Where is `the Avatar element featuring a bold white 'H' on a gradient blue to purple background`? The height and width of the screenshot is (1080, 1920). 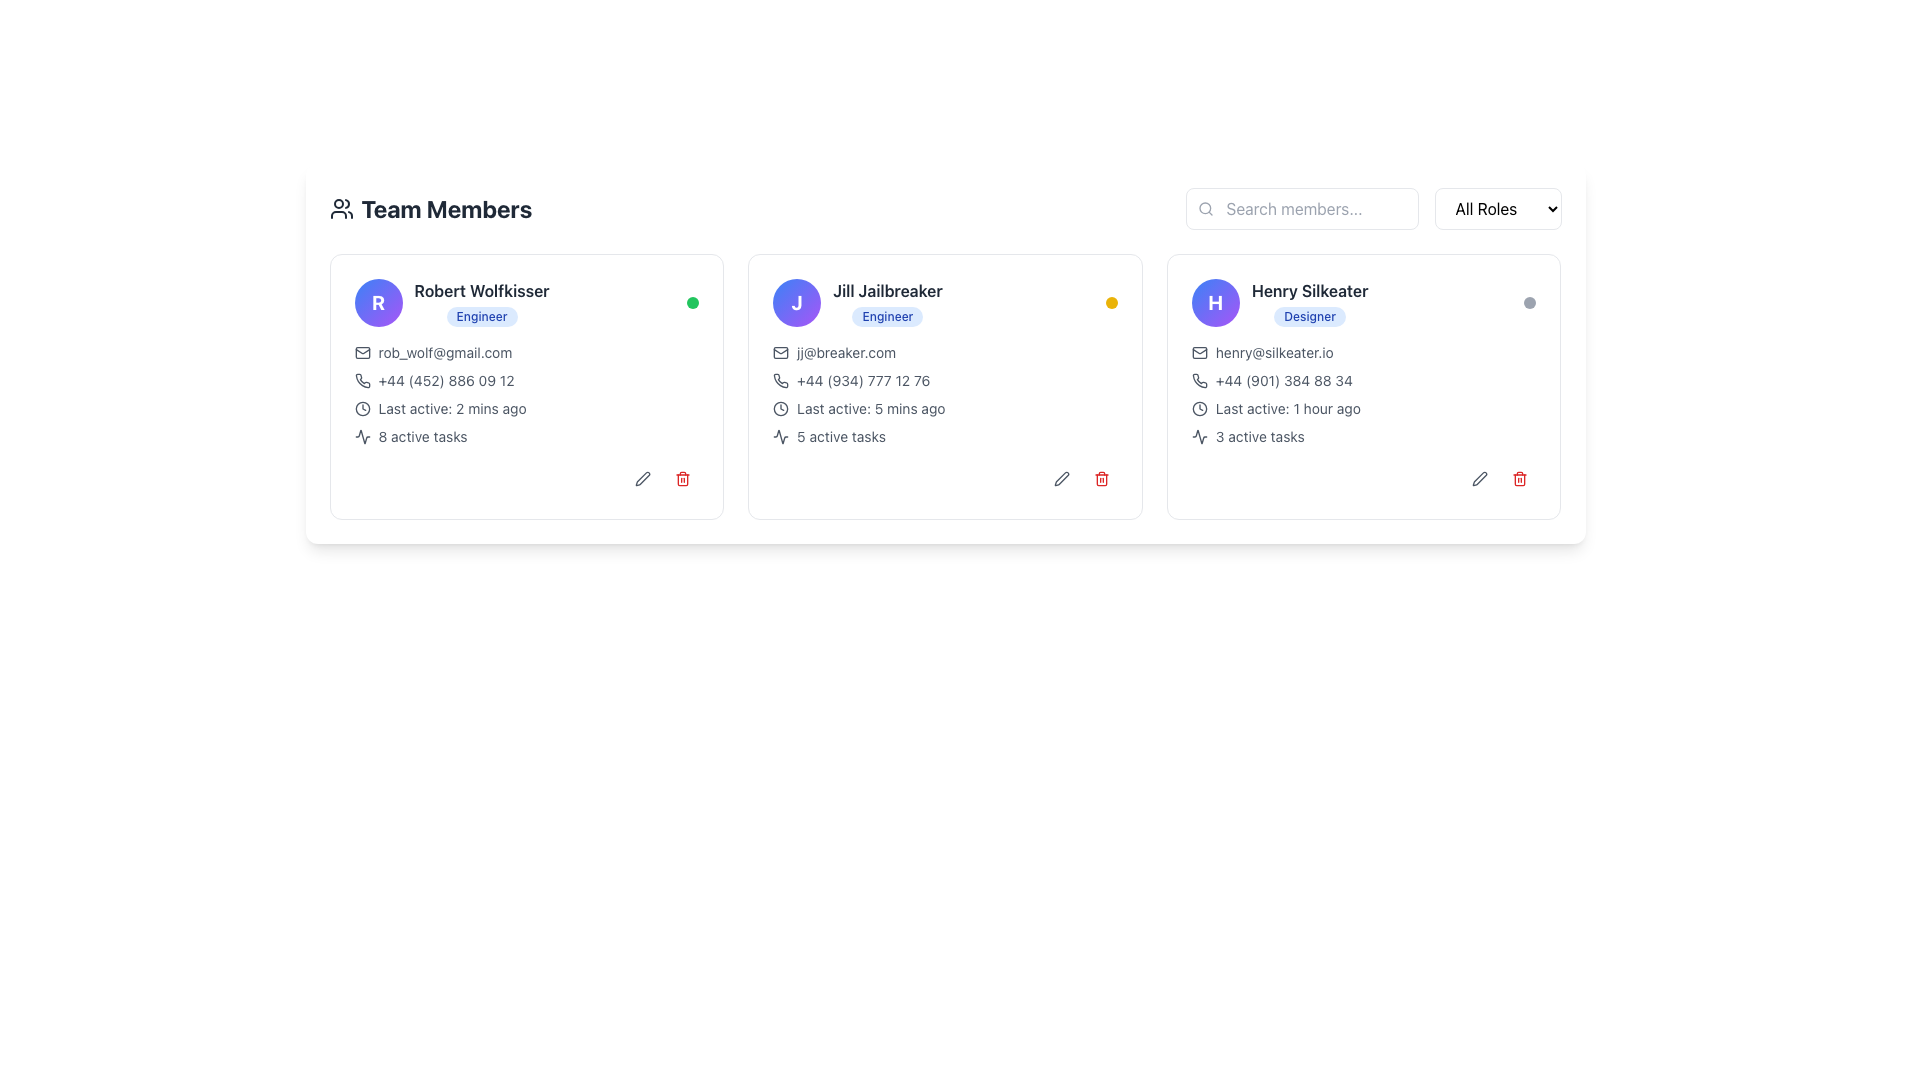
the Avatar element featuring a bold white 'H' on a gradient blue to purple background is located at coordinates (1214, 303).